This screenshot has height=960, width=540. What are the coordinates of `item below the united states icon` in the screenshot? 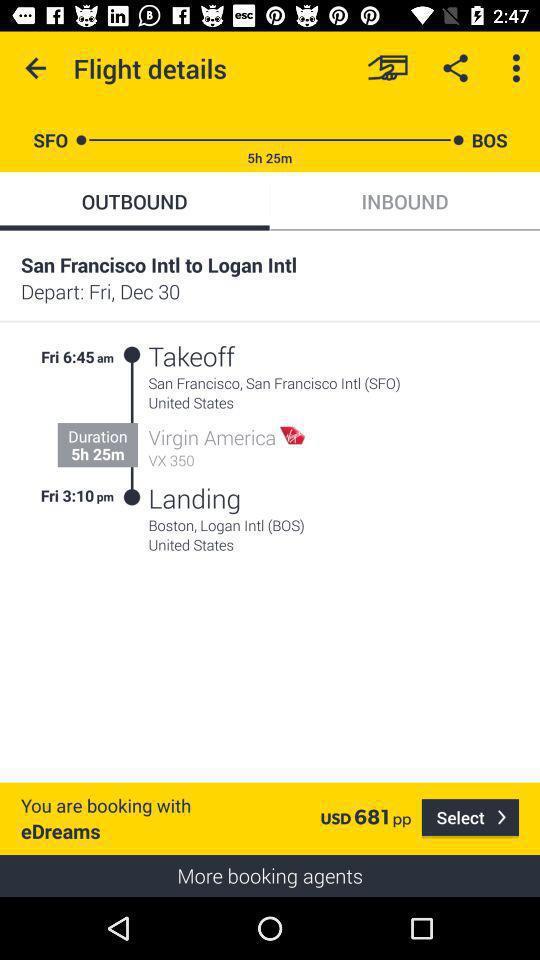 It's located at (470, 818).